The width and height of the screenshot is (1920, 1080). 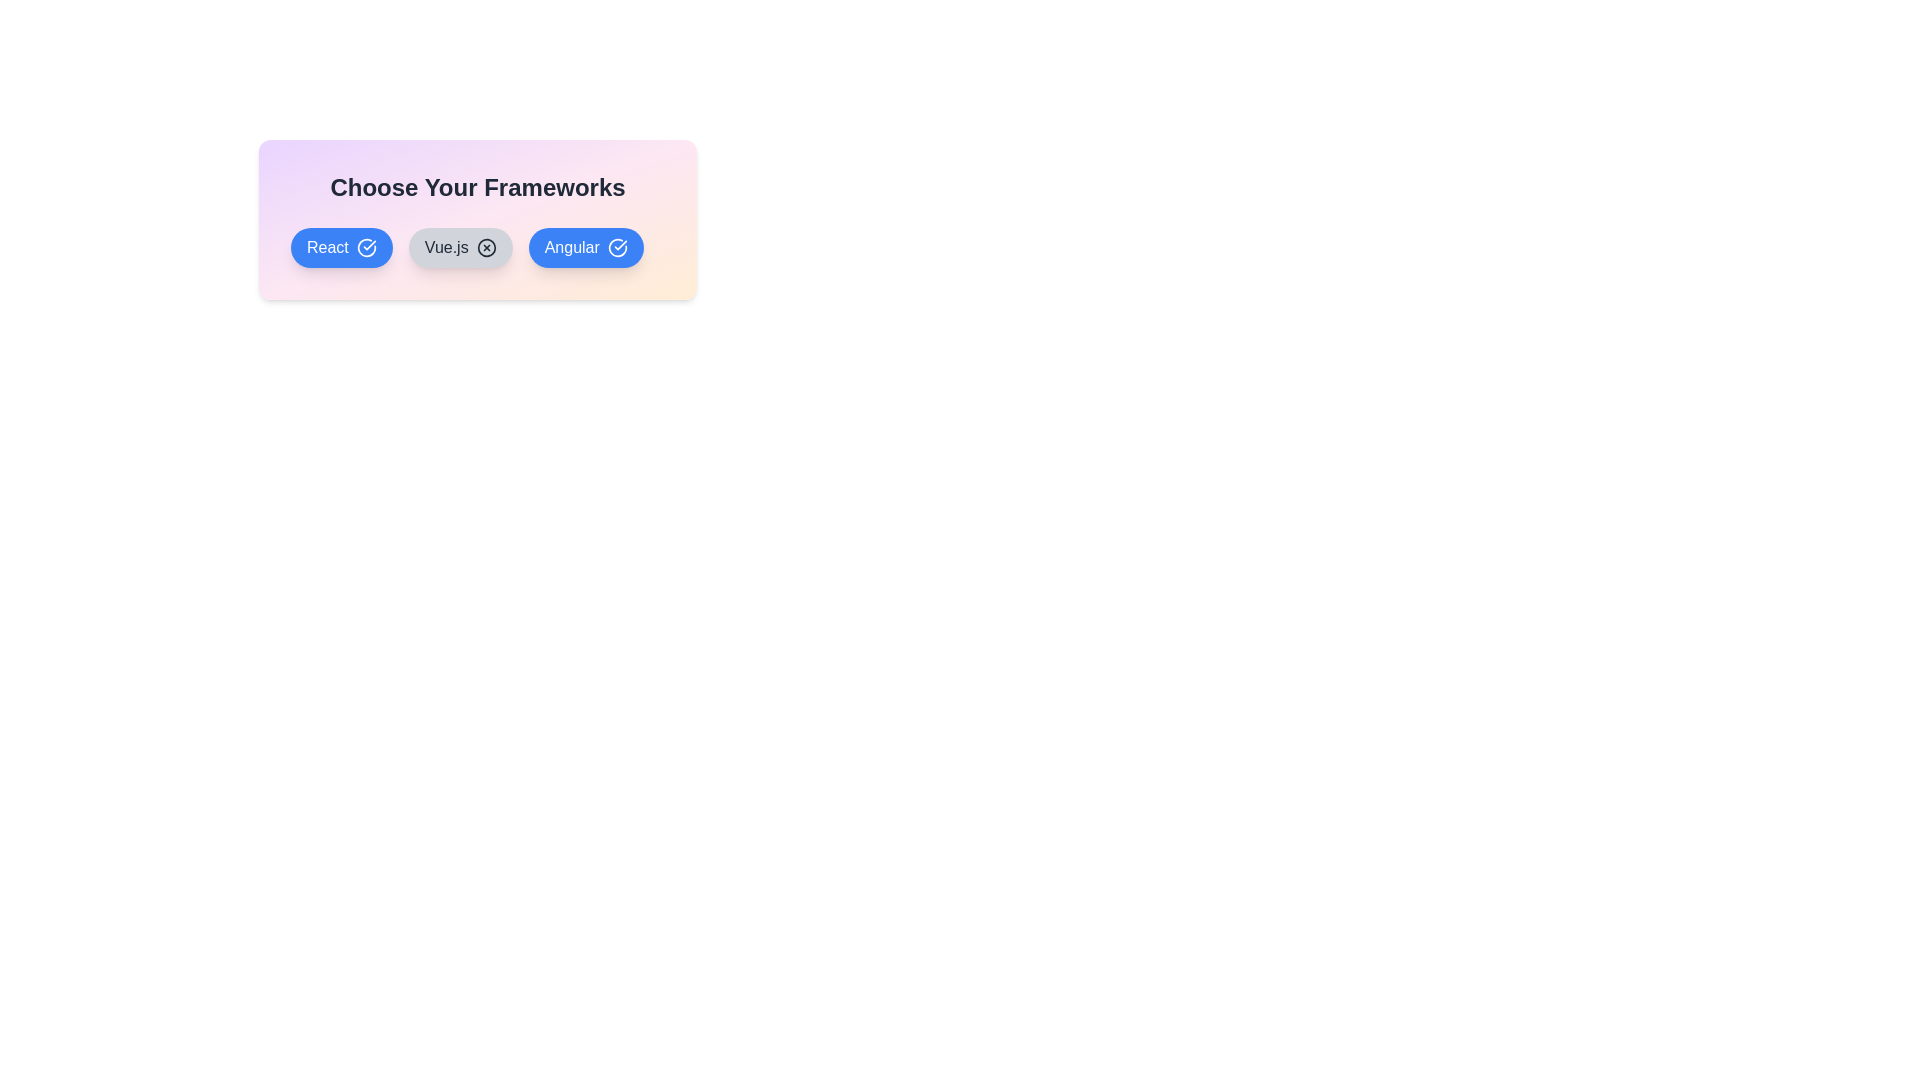 I want to click on the chip labeled Vue.js, so click(x=459, y=246).